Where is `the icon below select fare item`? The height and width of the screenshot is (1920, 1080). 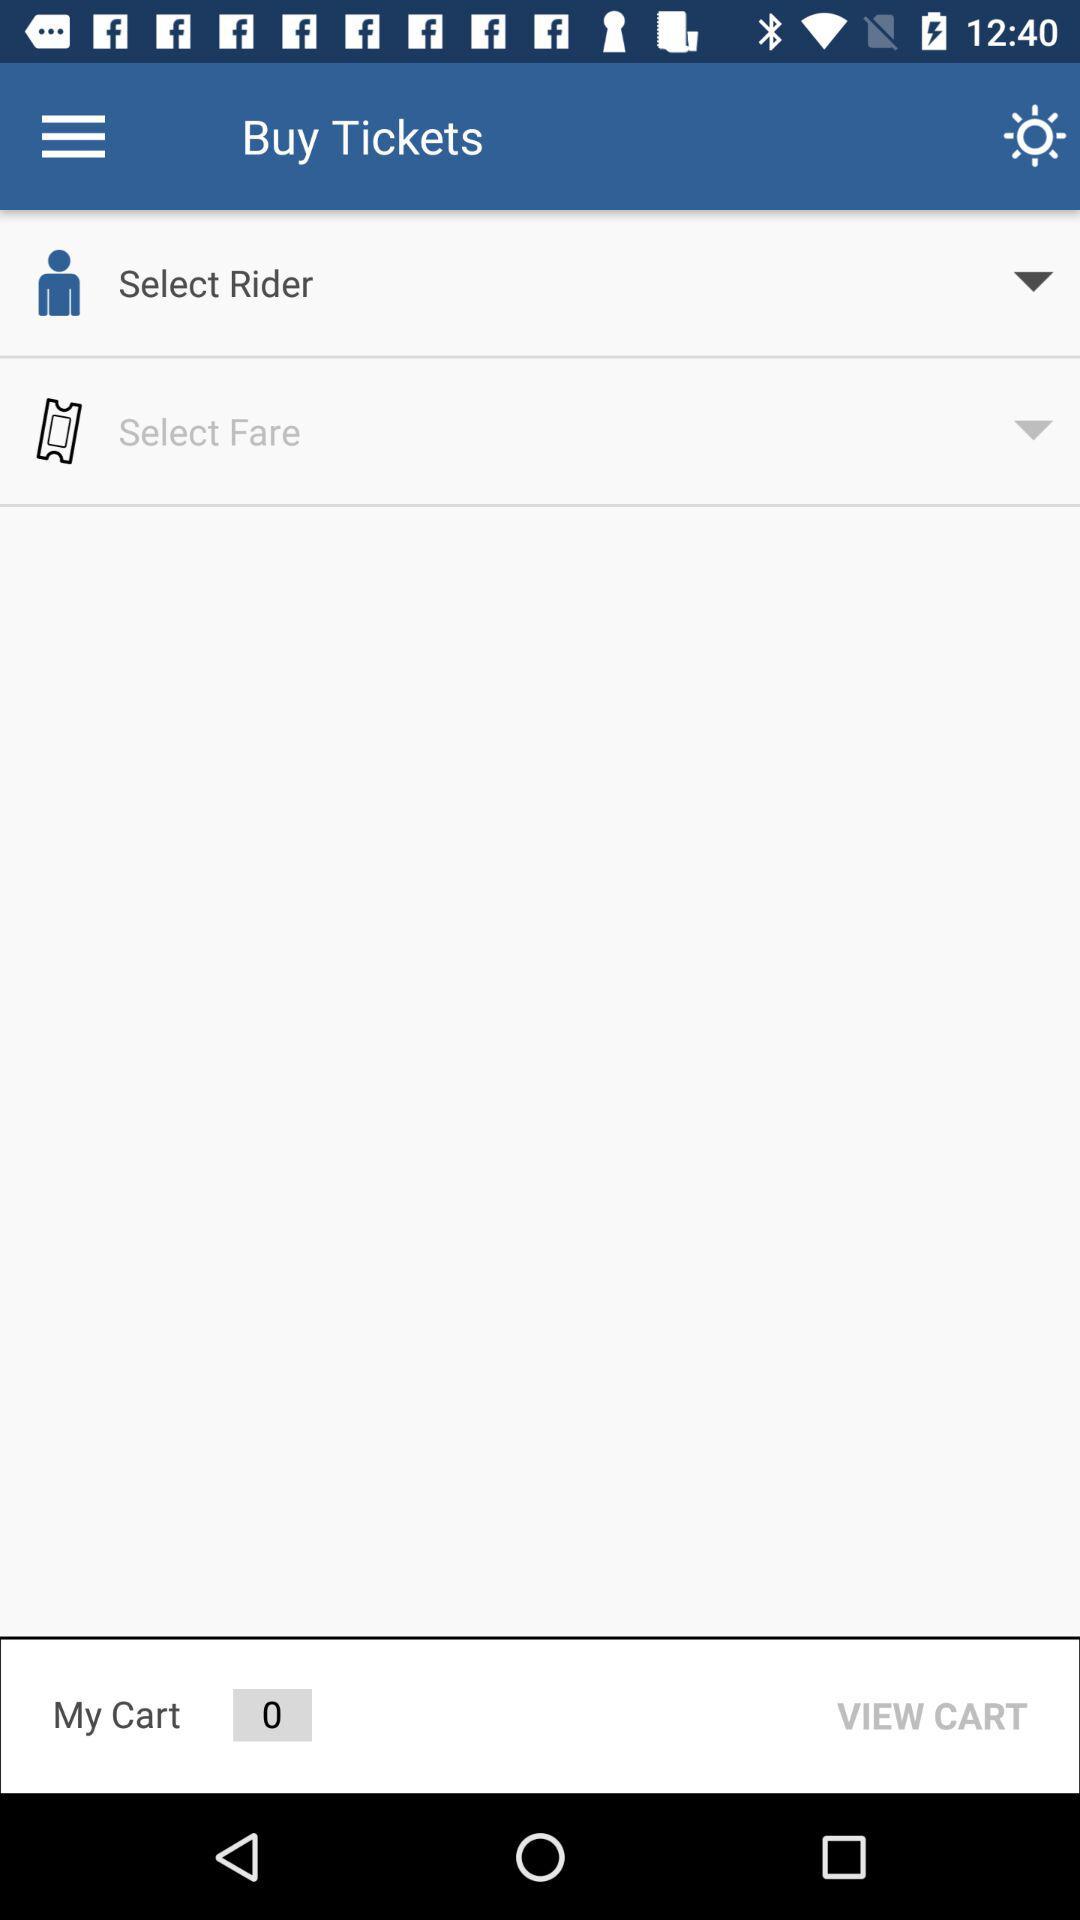 the icon below select fare item is located at coordinates (932, 1714).